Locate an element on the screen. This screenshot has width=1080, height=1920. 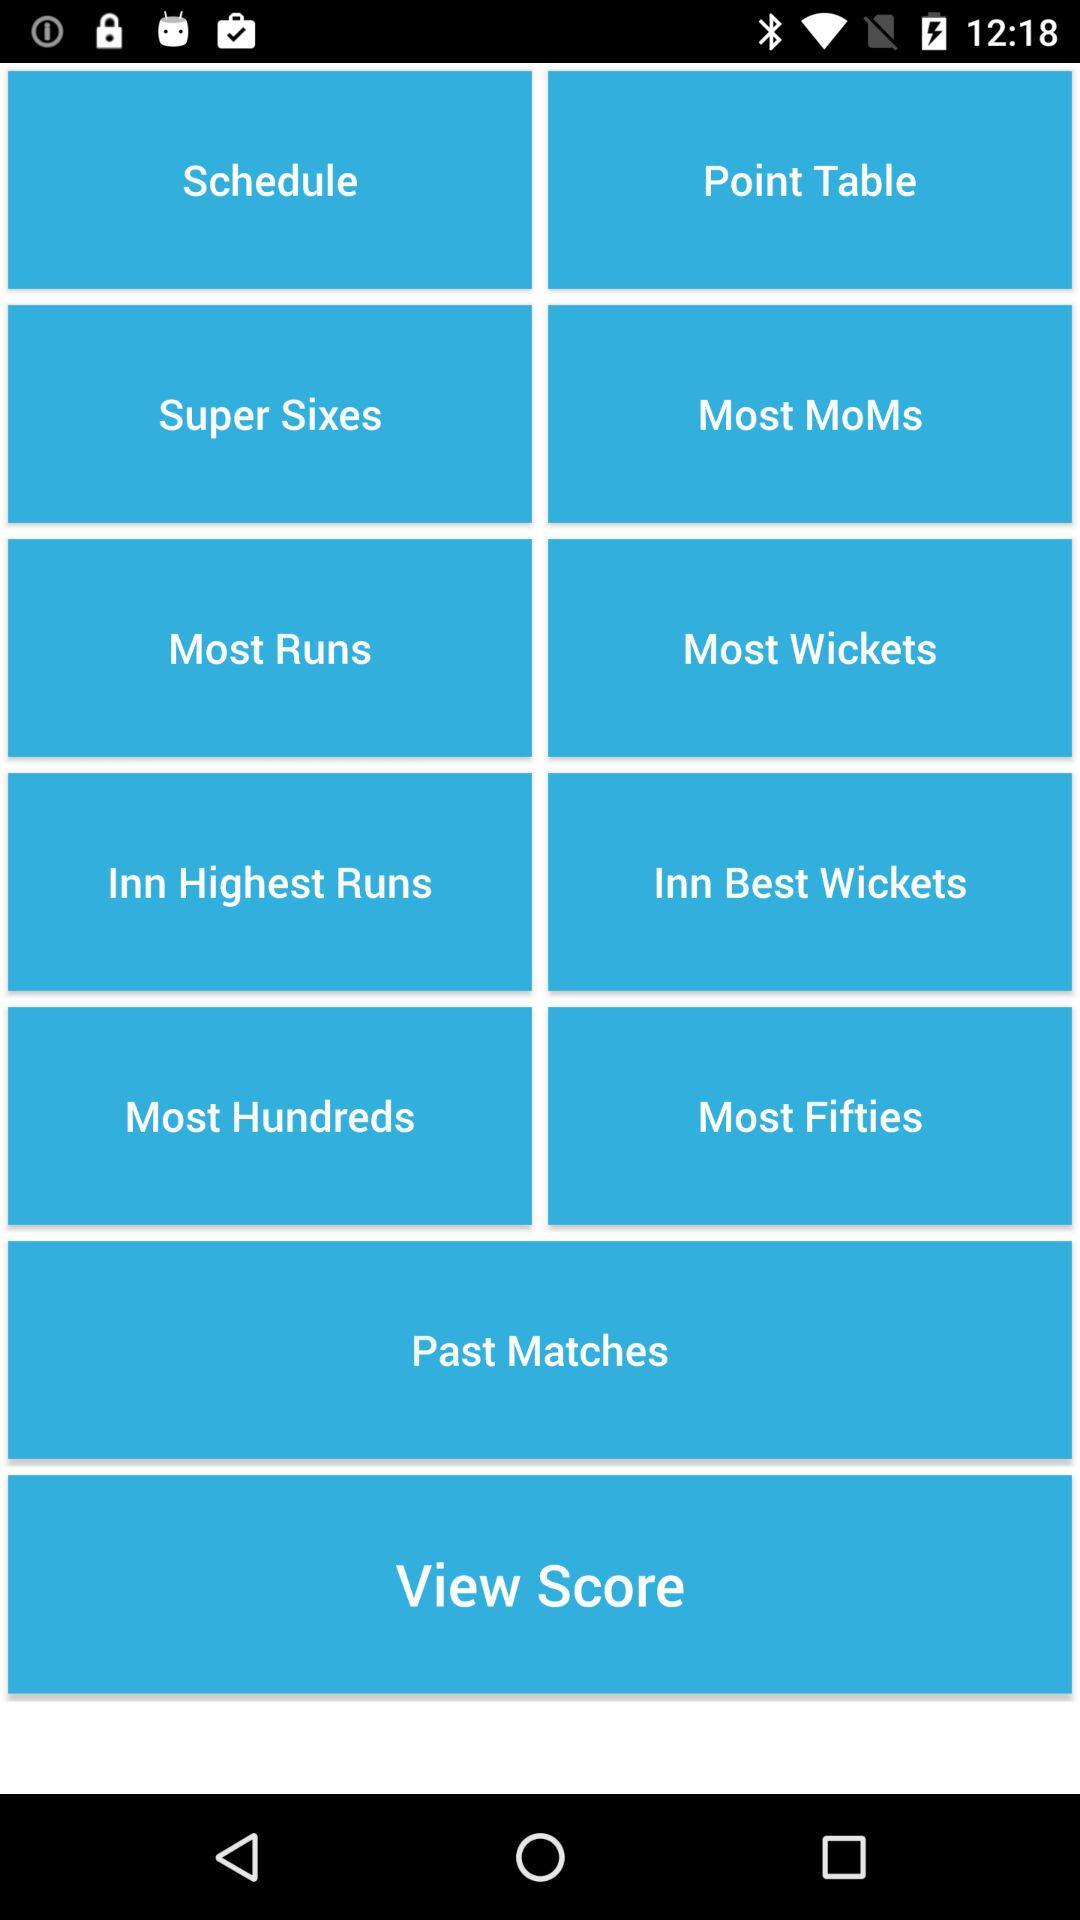
item below past matches button is located at coordinates (540, 1583).